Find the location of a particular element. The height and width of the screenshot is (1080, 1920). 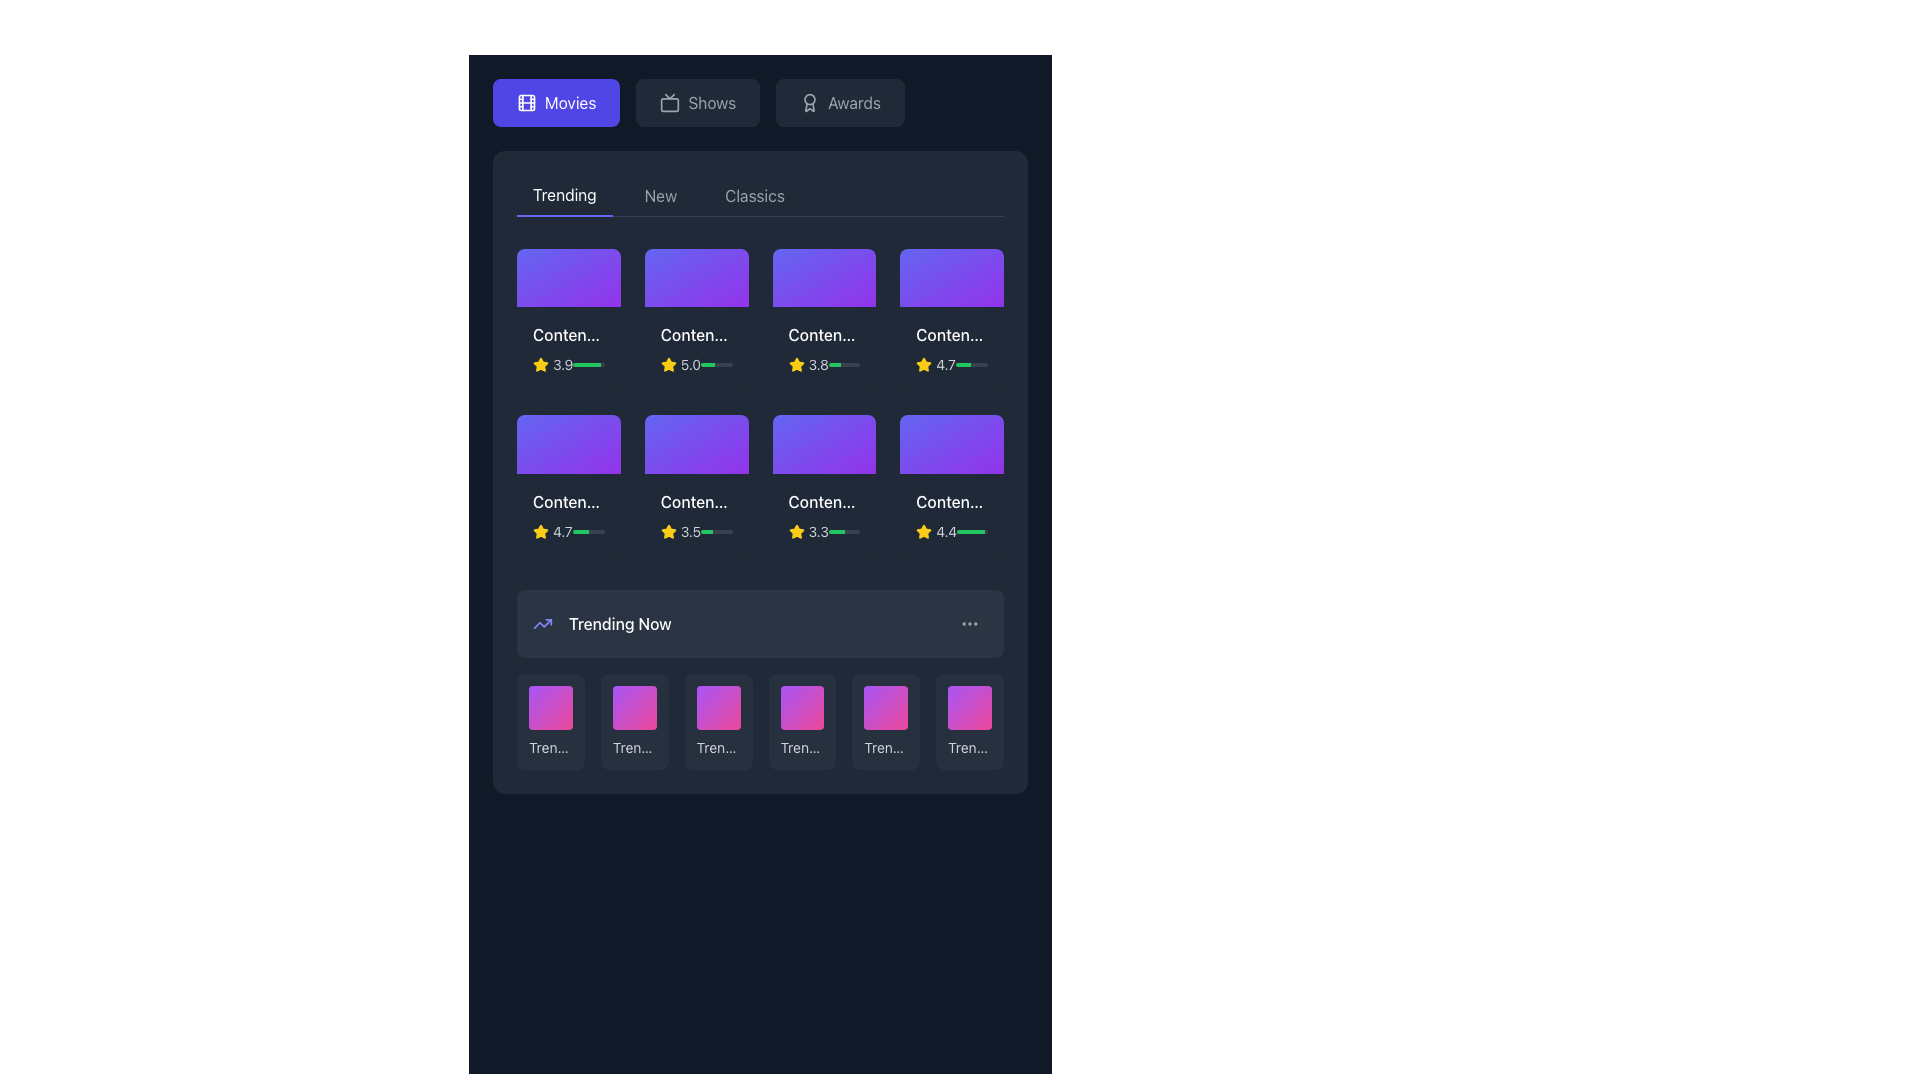

rating value displayed as '3.5' next to the yellow star icon in the rating system is located at coordinates (690, 530).